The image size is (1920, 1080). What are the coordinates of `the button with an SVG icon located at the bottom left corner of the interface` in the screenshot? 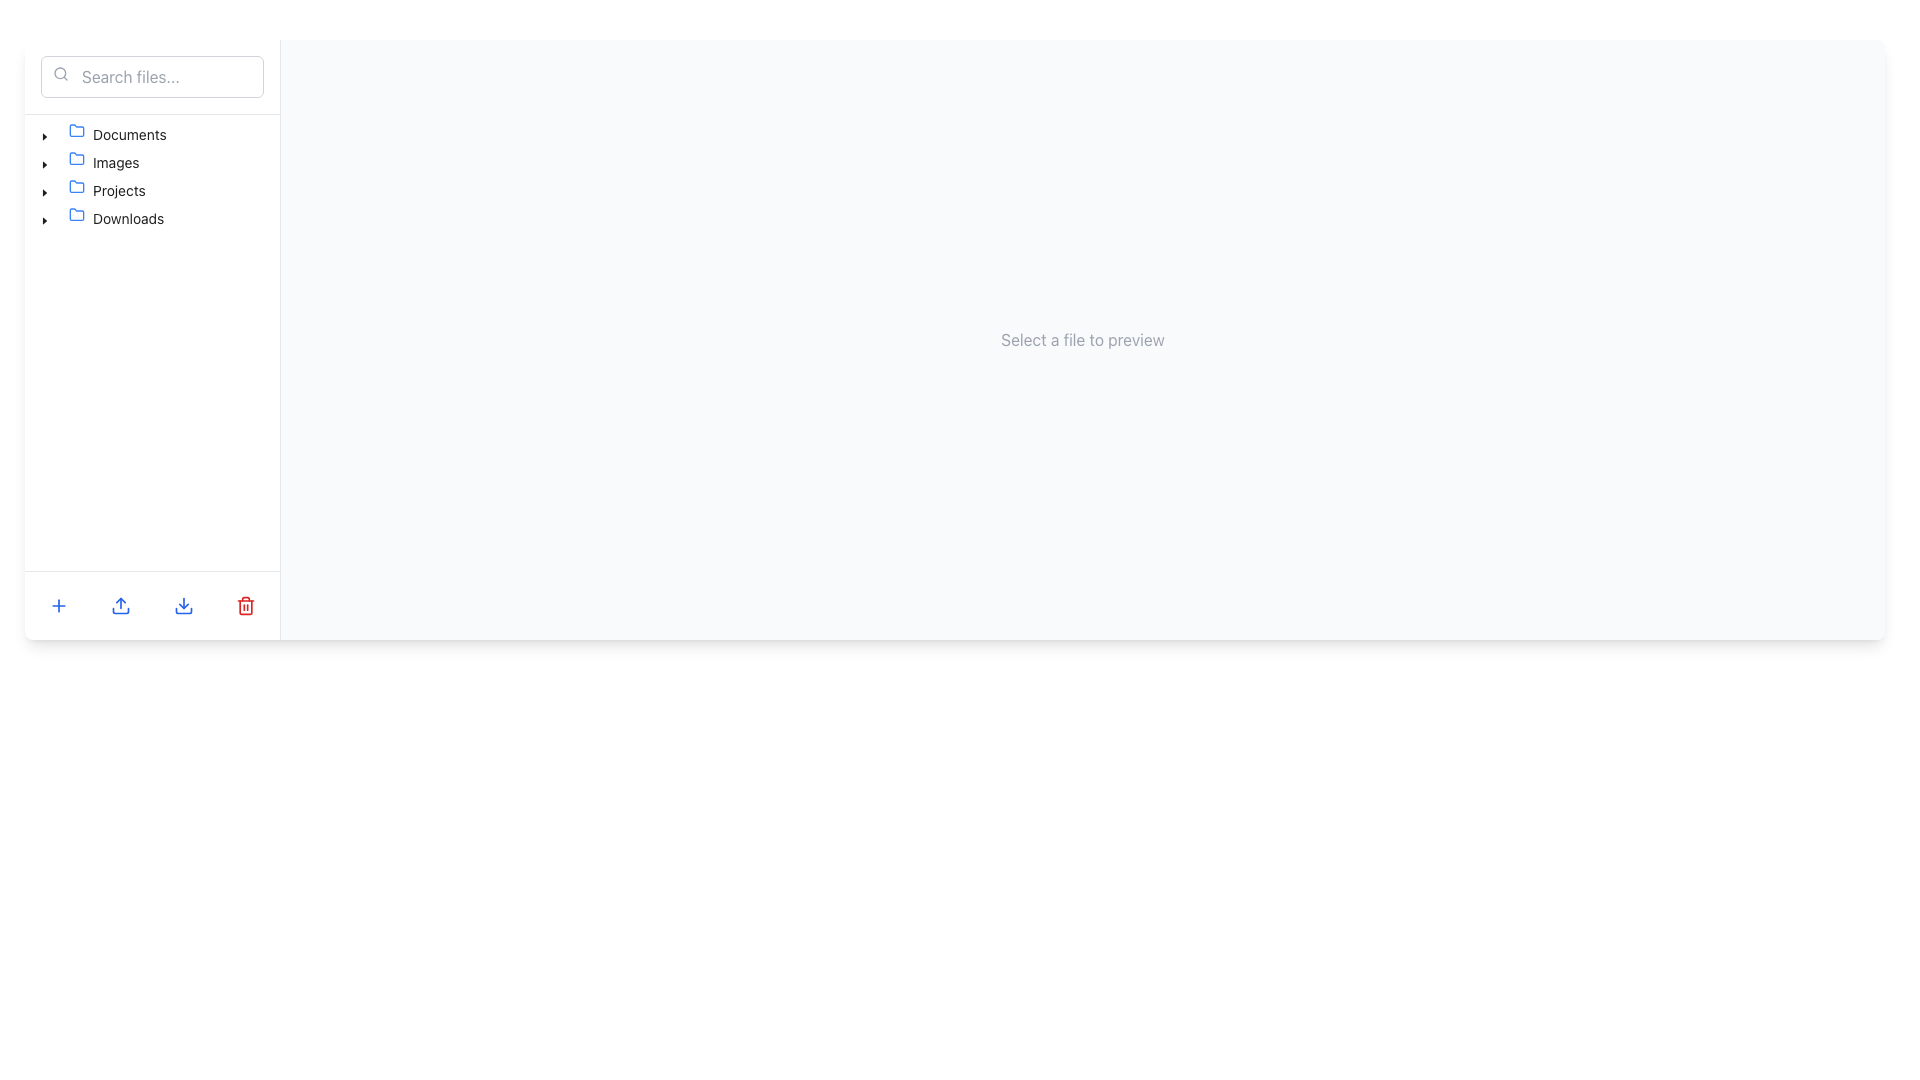 It's located at (58, 604).